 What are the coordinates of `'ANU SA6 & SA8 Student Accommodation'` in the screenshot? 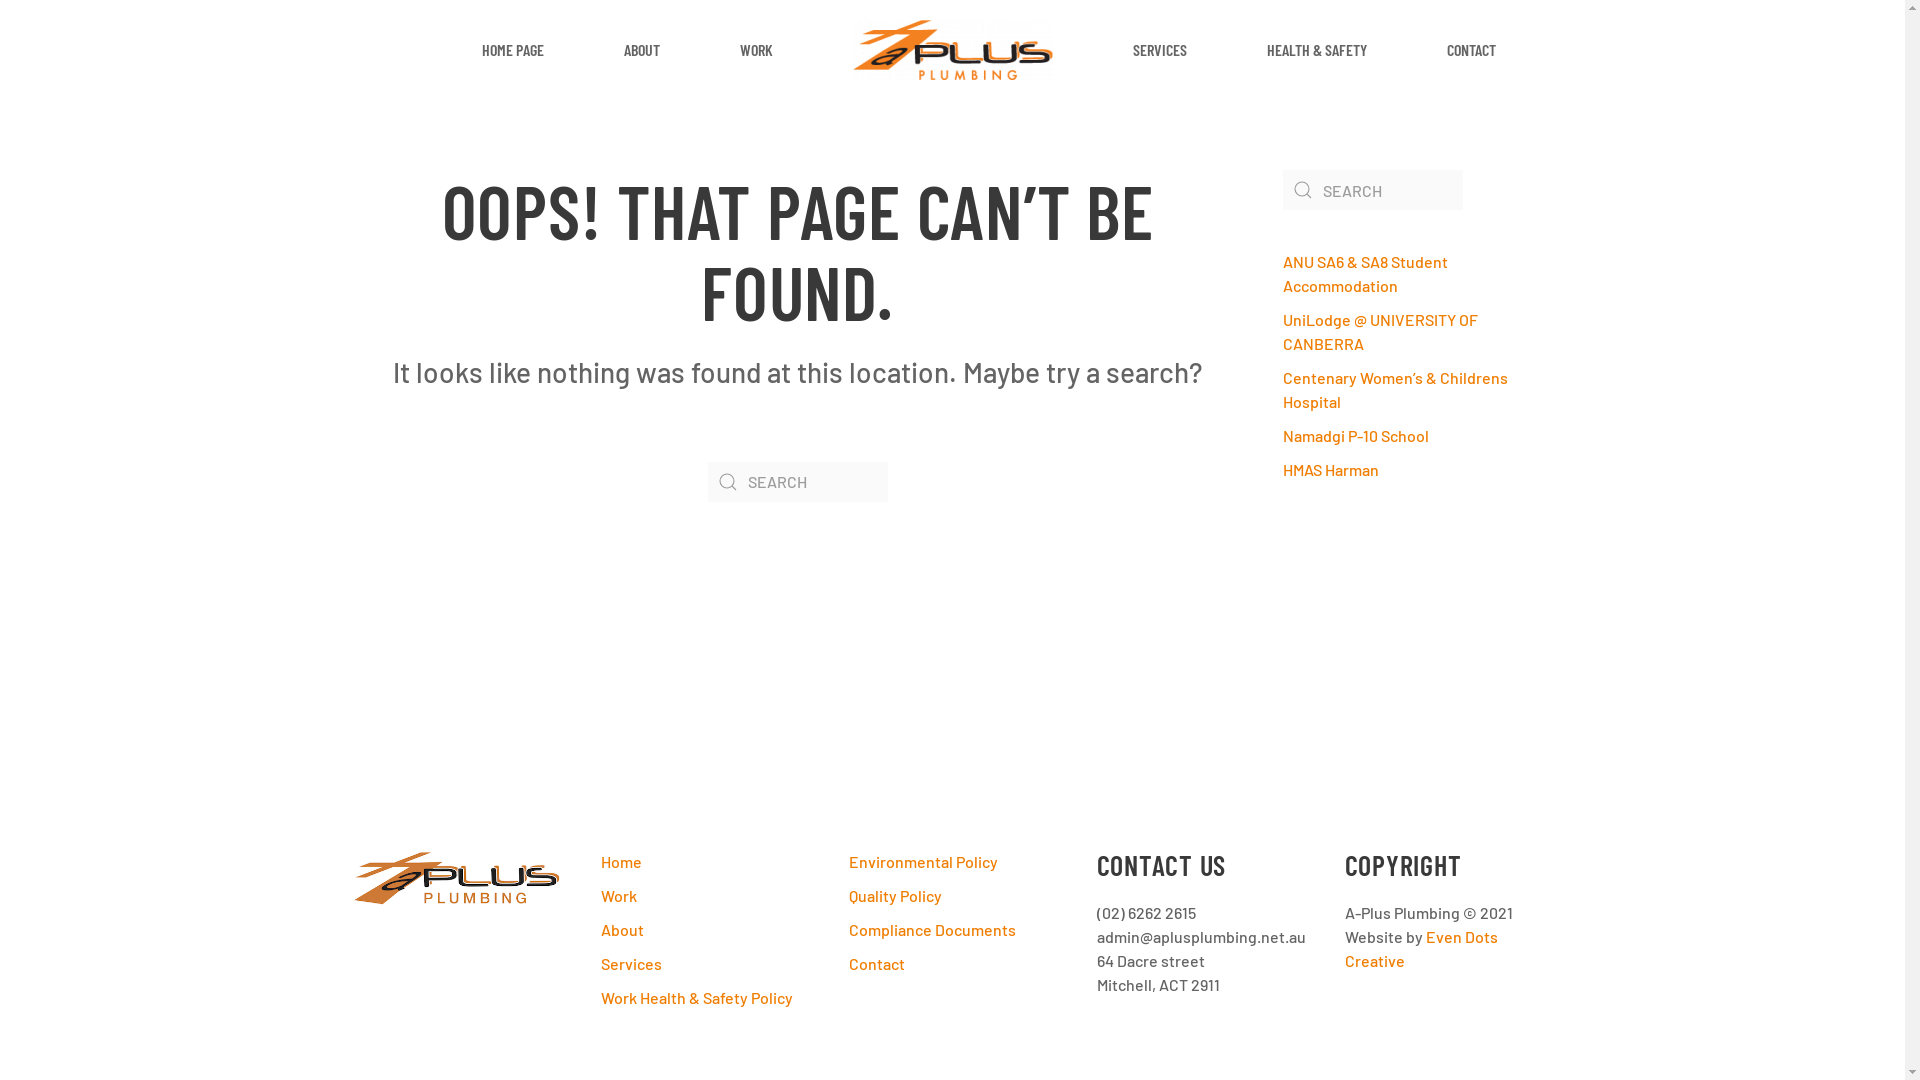 It's located at (1363, 273).